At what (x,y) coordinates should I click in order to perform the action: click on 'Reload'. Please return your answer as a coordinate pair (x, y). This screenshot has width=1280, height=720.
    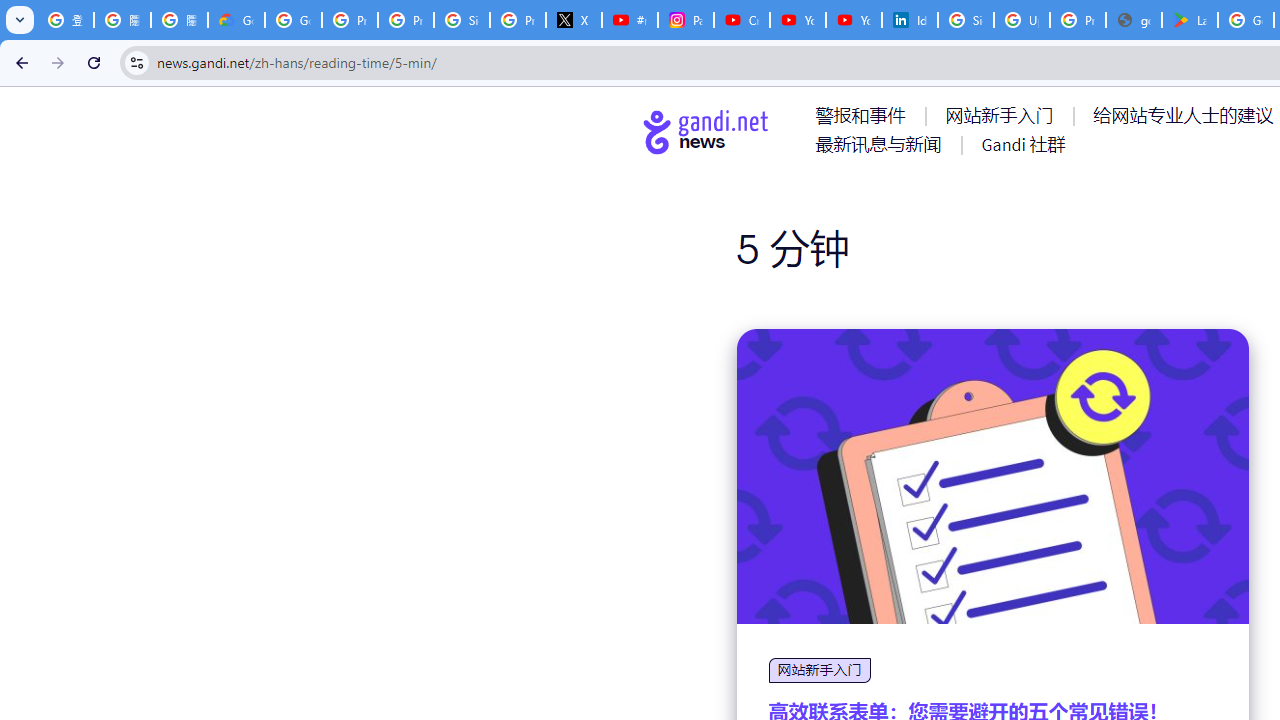
    Looking at the image, I should click on (93, 61).